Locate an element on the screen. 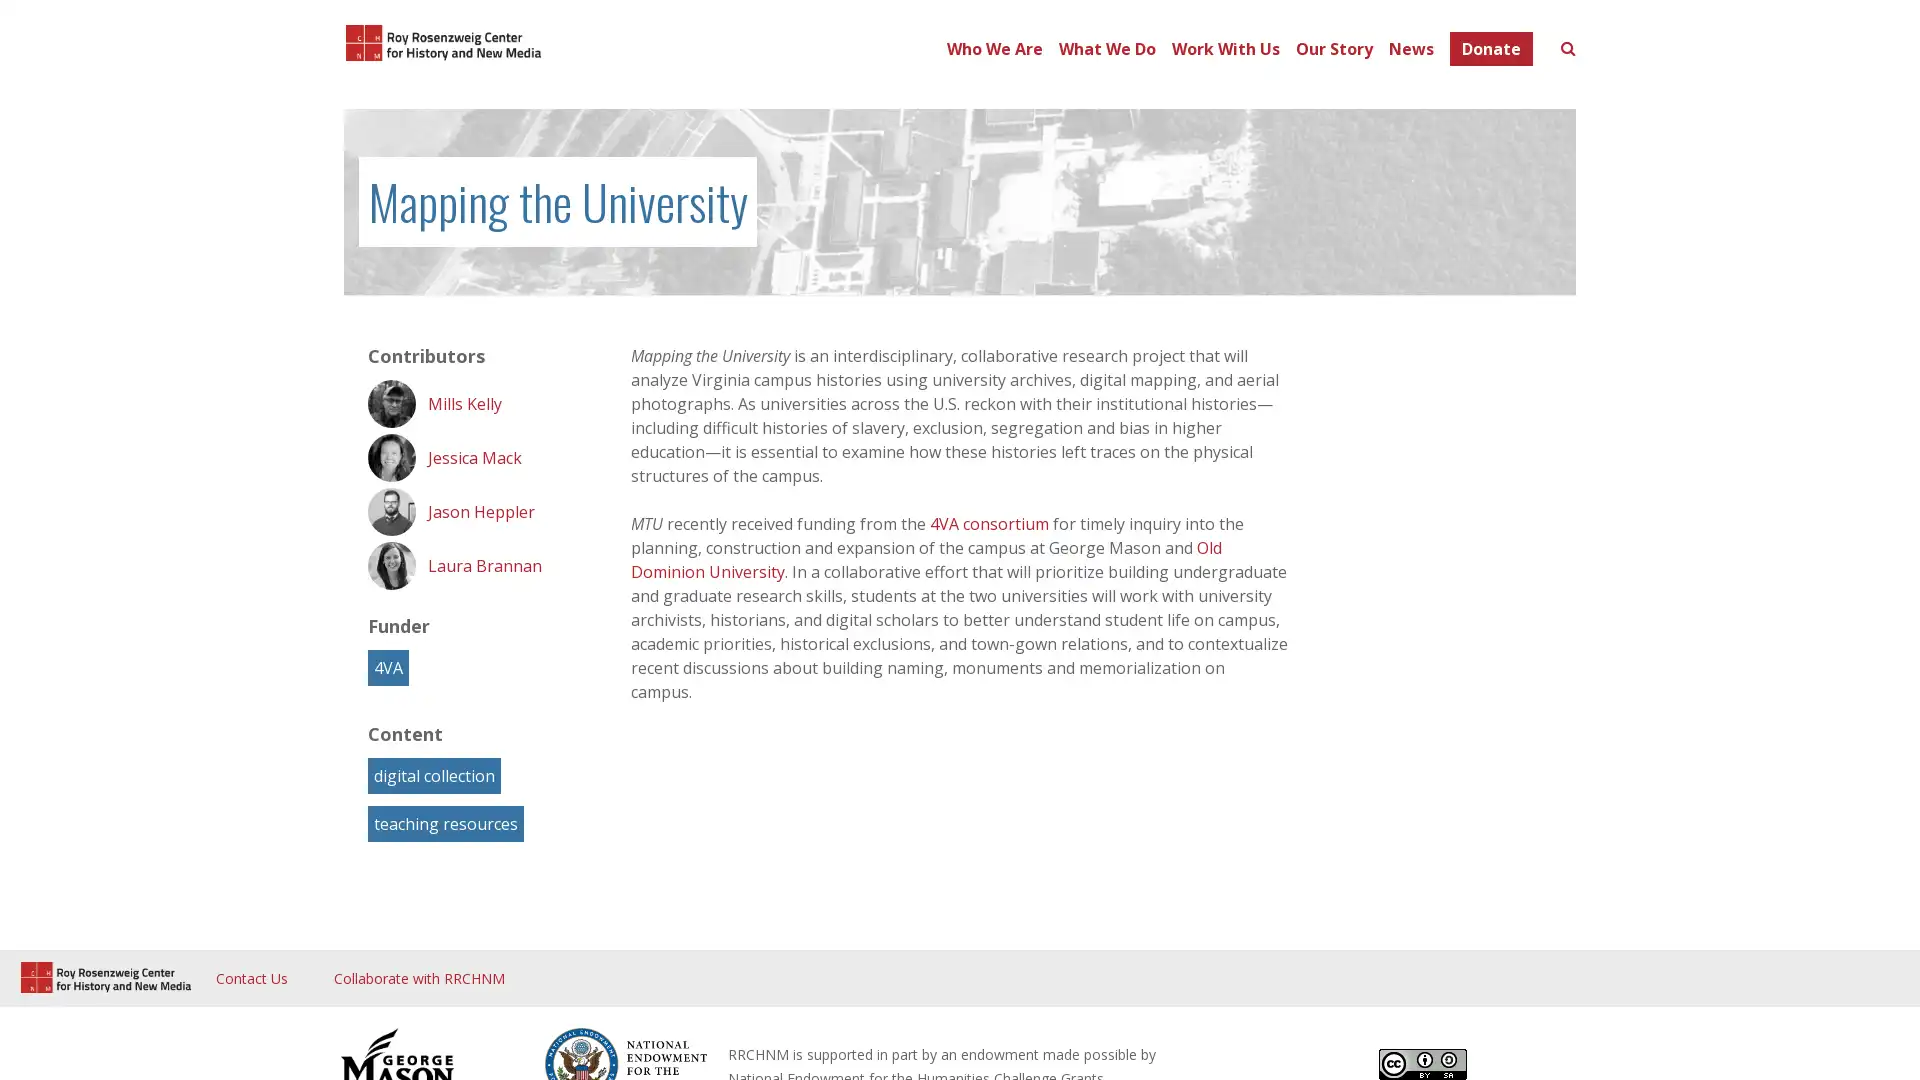  Toggle search form is located at coordinates (1567, 47).